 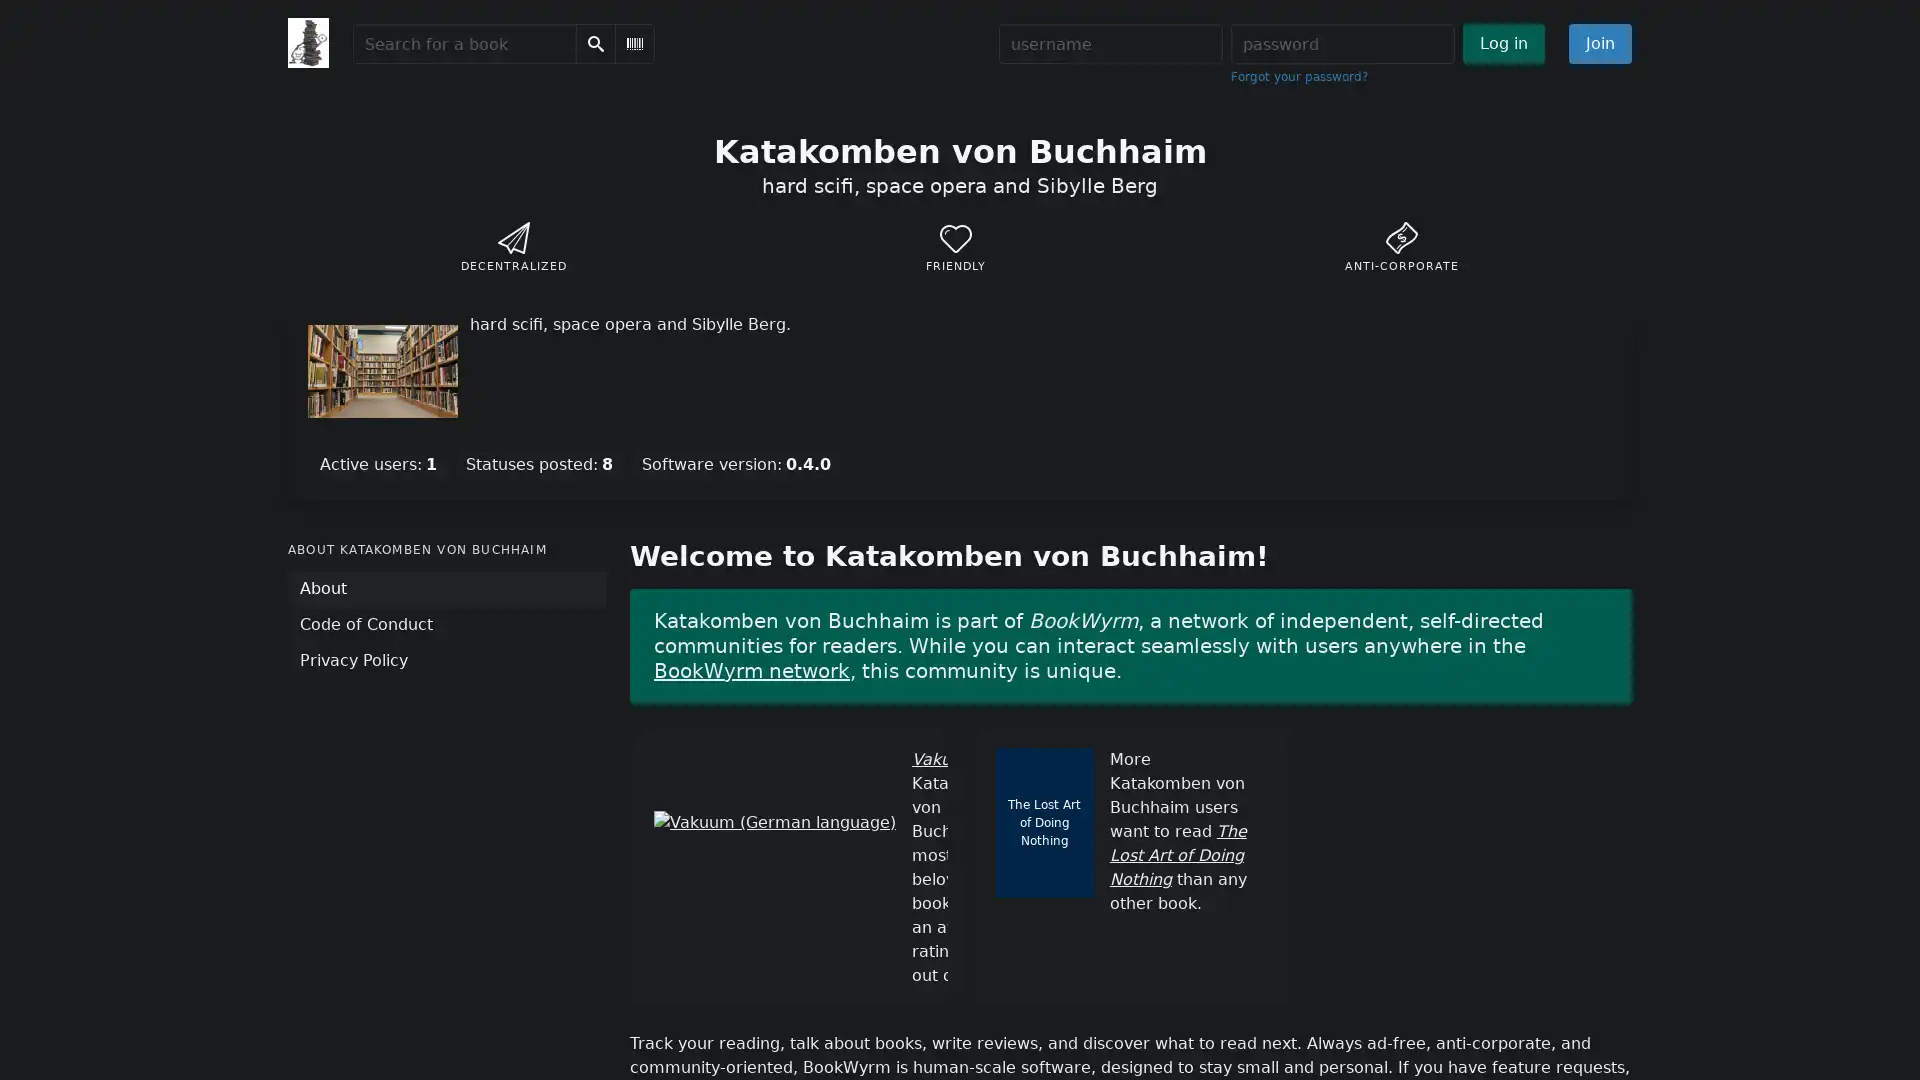 What do you see at coordinates (1502, 43) in the screenshot?
I see `Log in` at bounding box center [1502, 43].